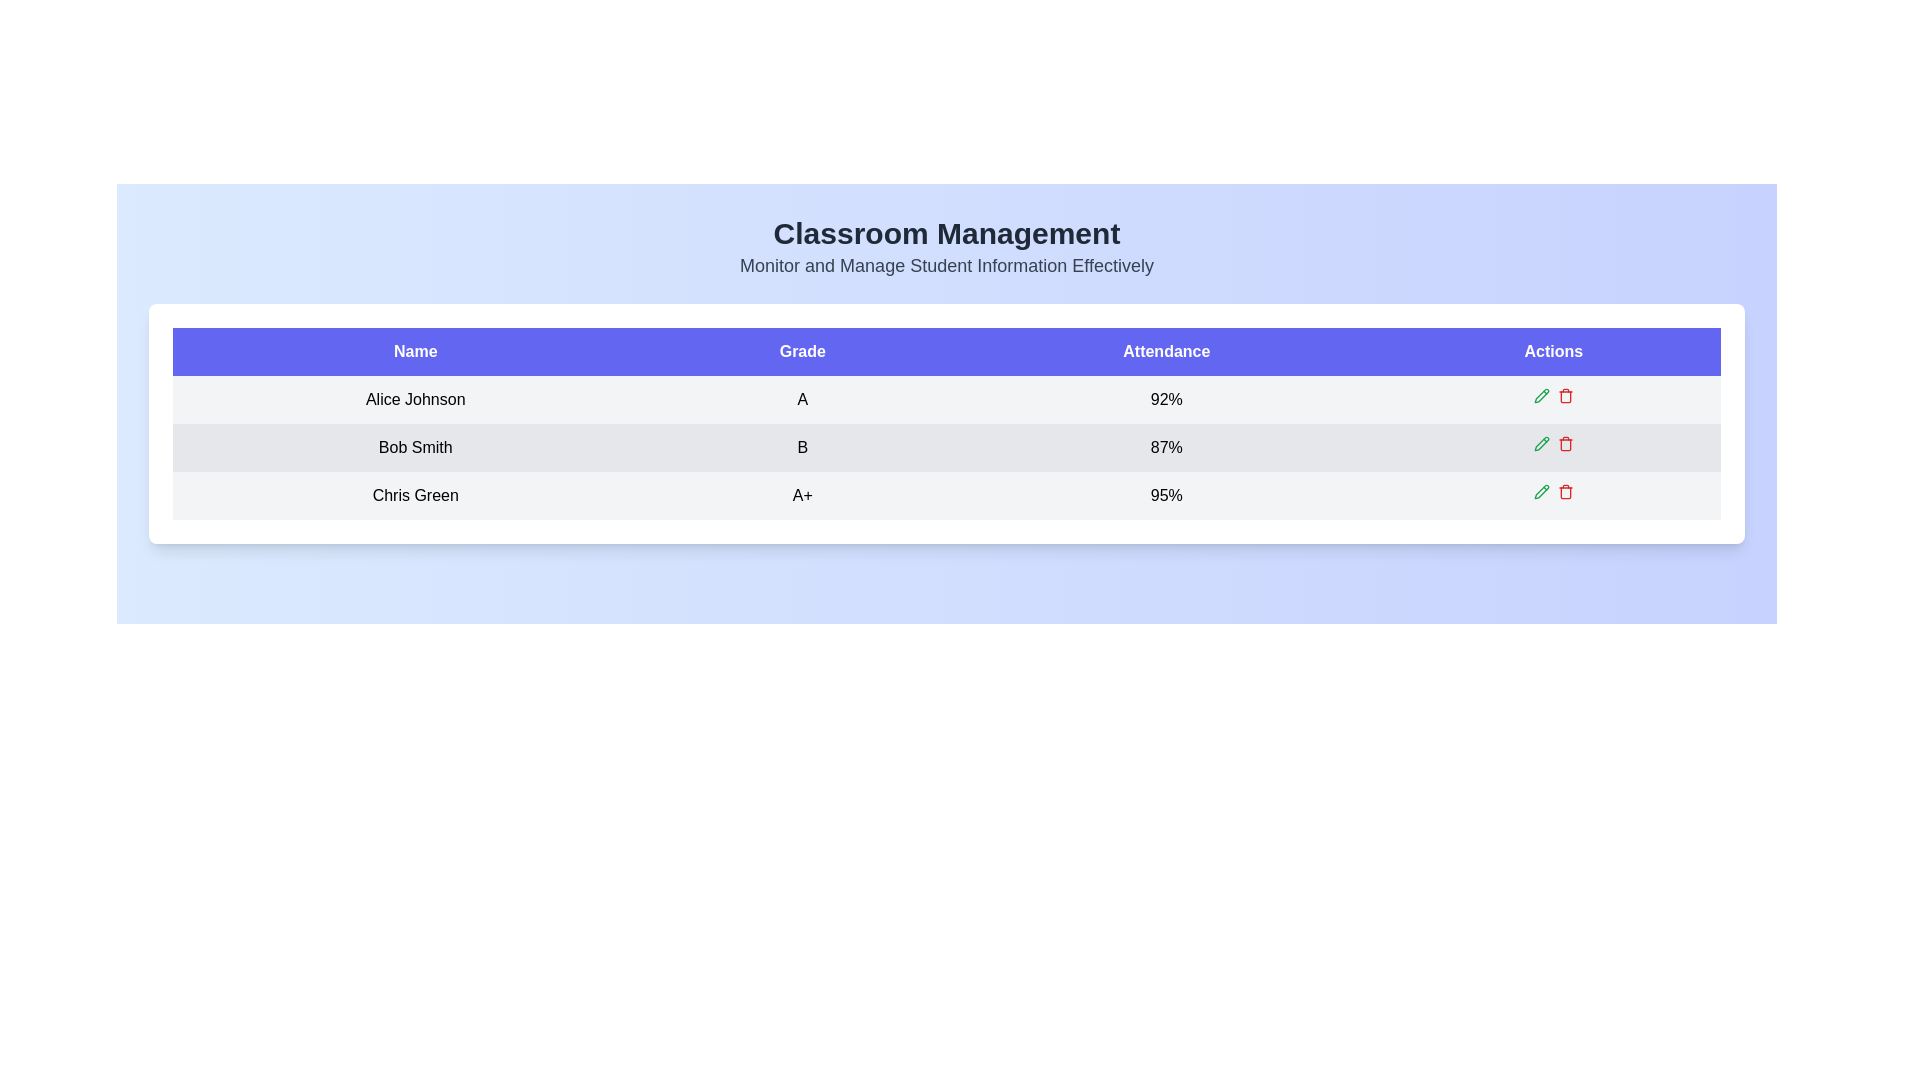  Describe the element at coordinates (1552, 350) in the screenshot. I see `the 'Actions' table header cell, which is the fourth column header in the table, displaying white text on a purple background` at that location.